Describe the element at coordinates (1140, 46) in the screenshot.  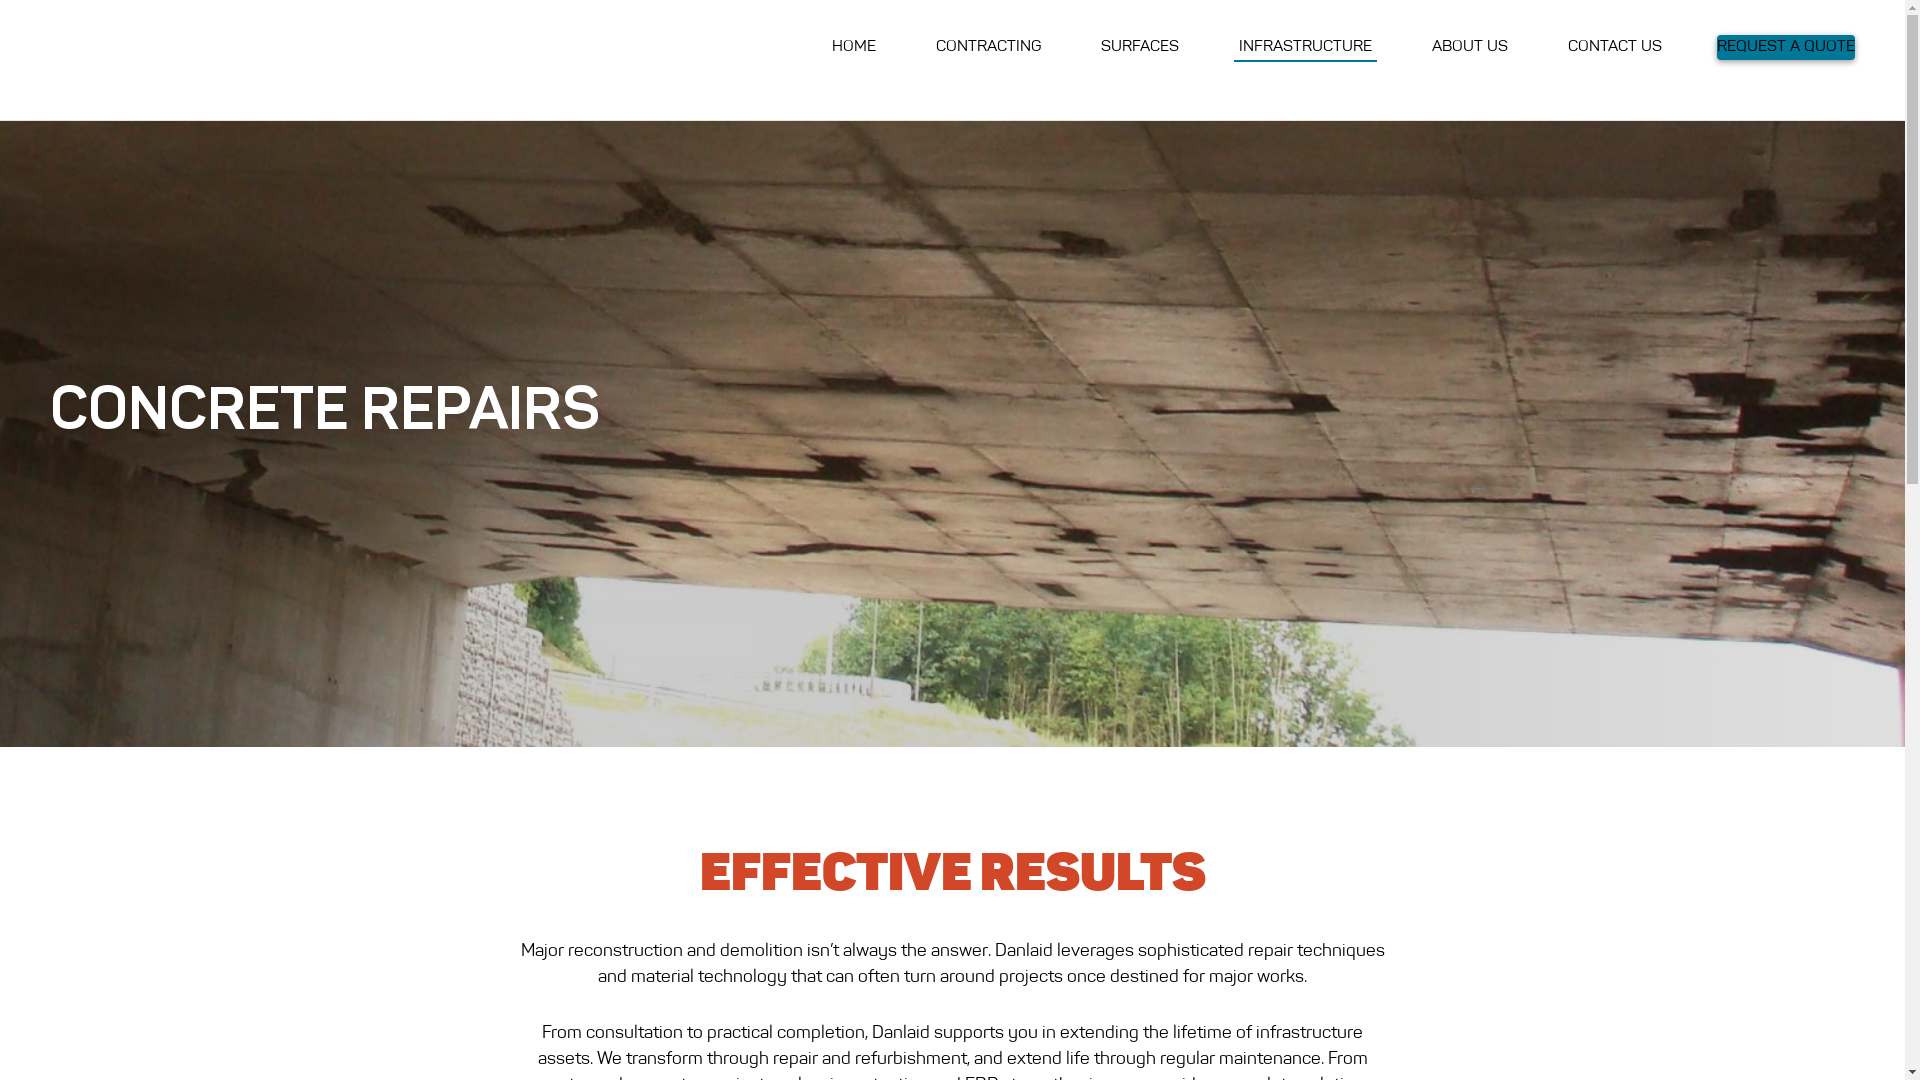
I see `'SURFACES'` at that location.